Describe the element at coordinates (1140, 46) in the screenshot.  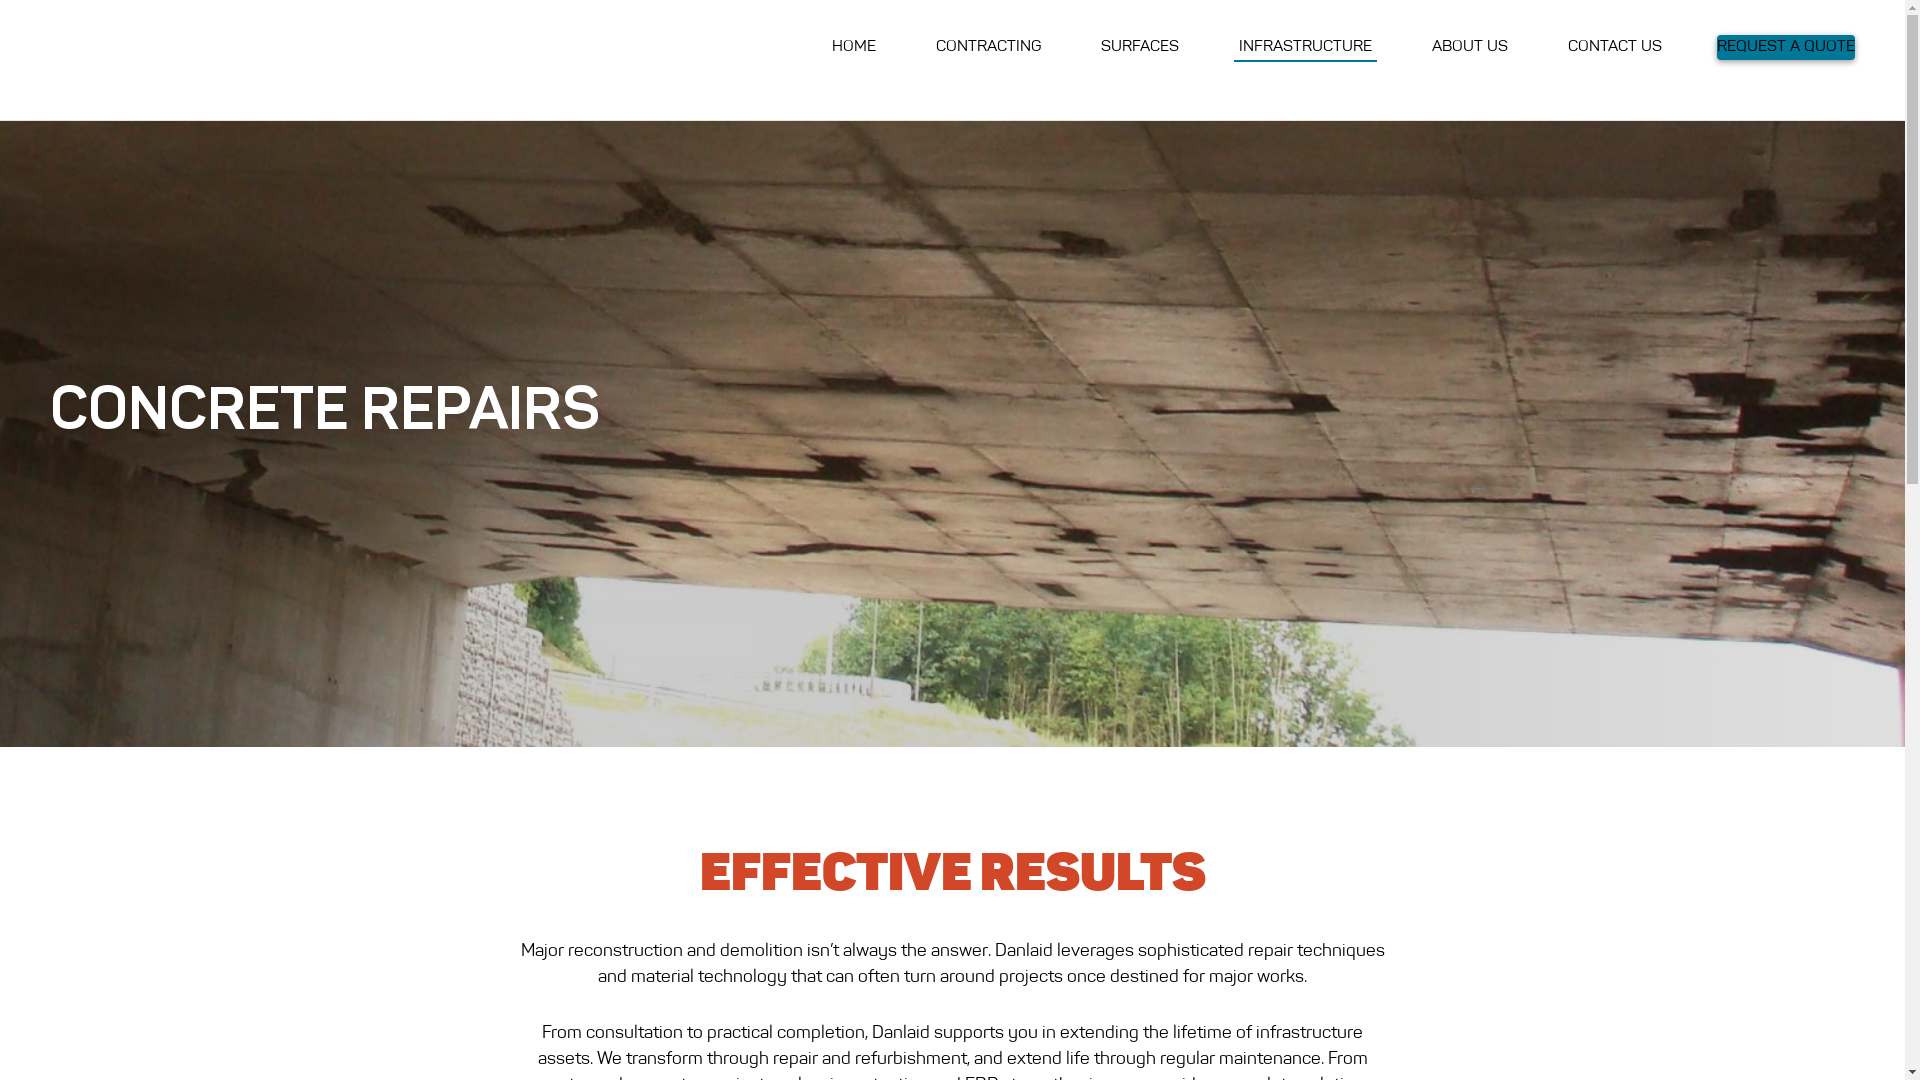
I see `'SURFACES'` at that location.